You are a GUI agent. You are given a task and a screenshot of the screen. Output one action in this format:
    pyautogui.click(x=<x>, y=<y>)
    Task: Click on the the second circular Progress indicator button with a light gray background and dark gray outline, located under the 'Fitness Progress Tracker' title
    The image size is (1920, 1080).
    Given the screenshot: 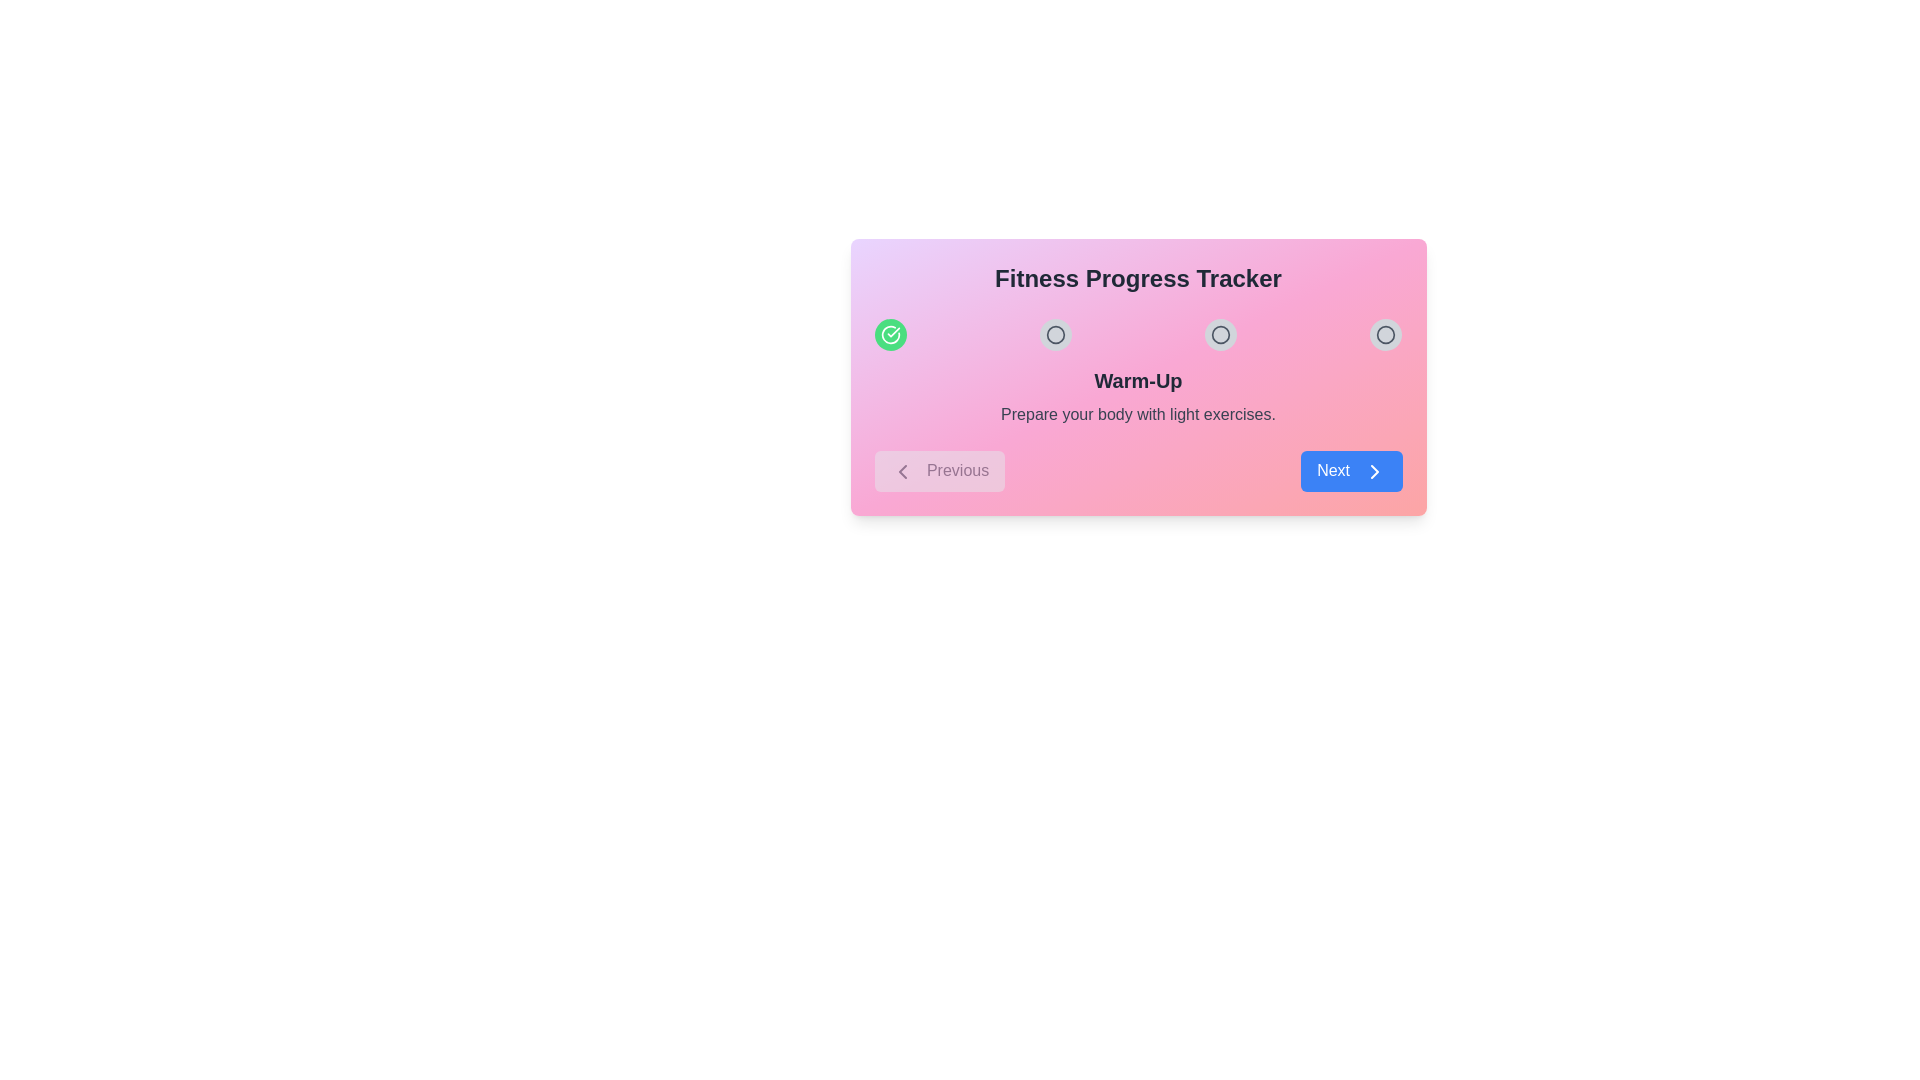 What is the action you would take?
    pyautogui.click(x=1054, y=334)
    